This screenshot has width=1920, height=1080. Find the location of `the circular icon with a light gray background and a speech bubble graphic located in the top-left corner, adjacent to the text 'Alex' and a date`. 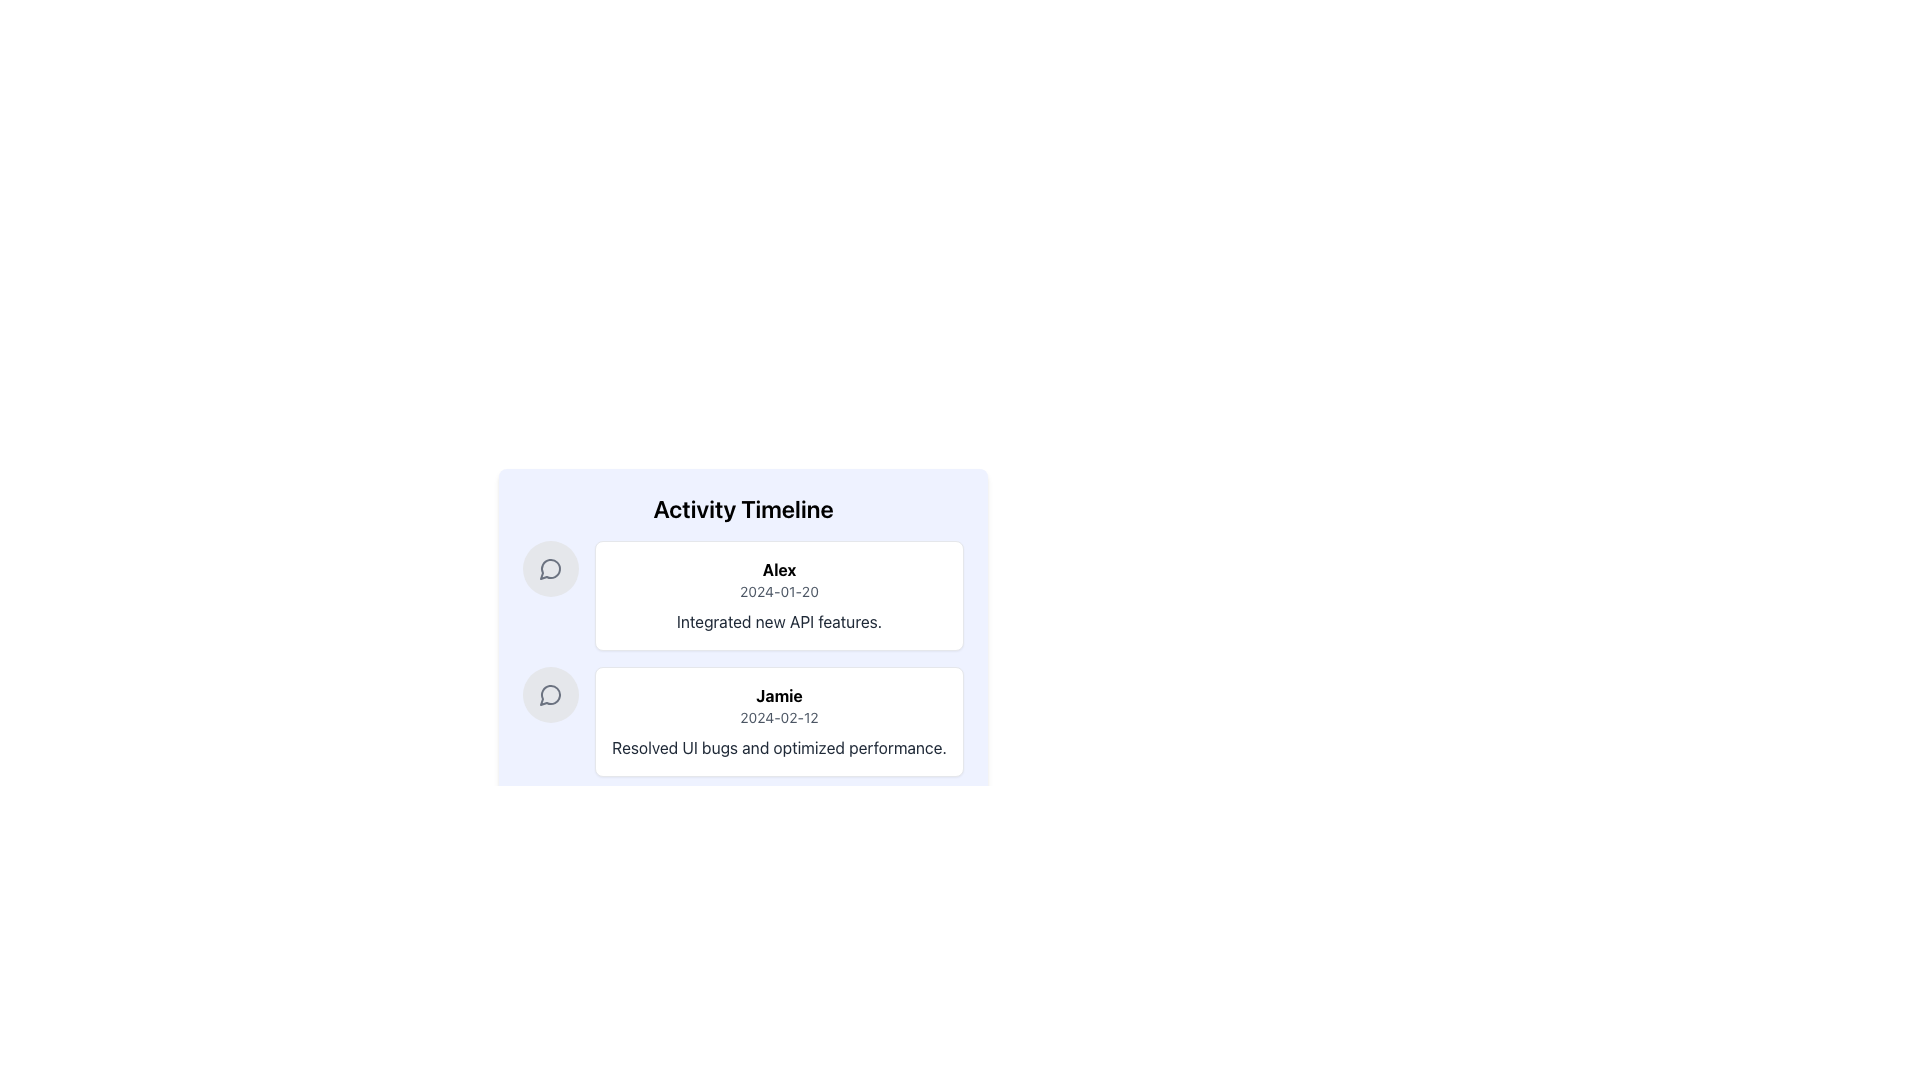

the circular icon with a light gray background and a speech bubble graphic located in the top-left corner, adjacent to the text 'Alex' and a date is located at coordinates (551, 569).